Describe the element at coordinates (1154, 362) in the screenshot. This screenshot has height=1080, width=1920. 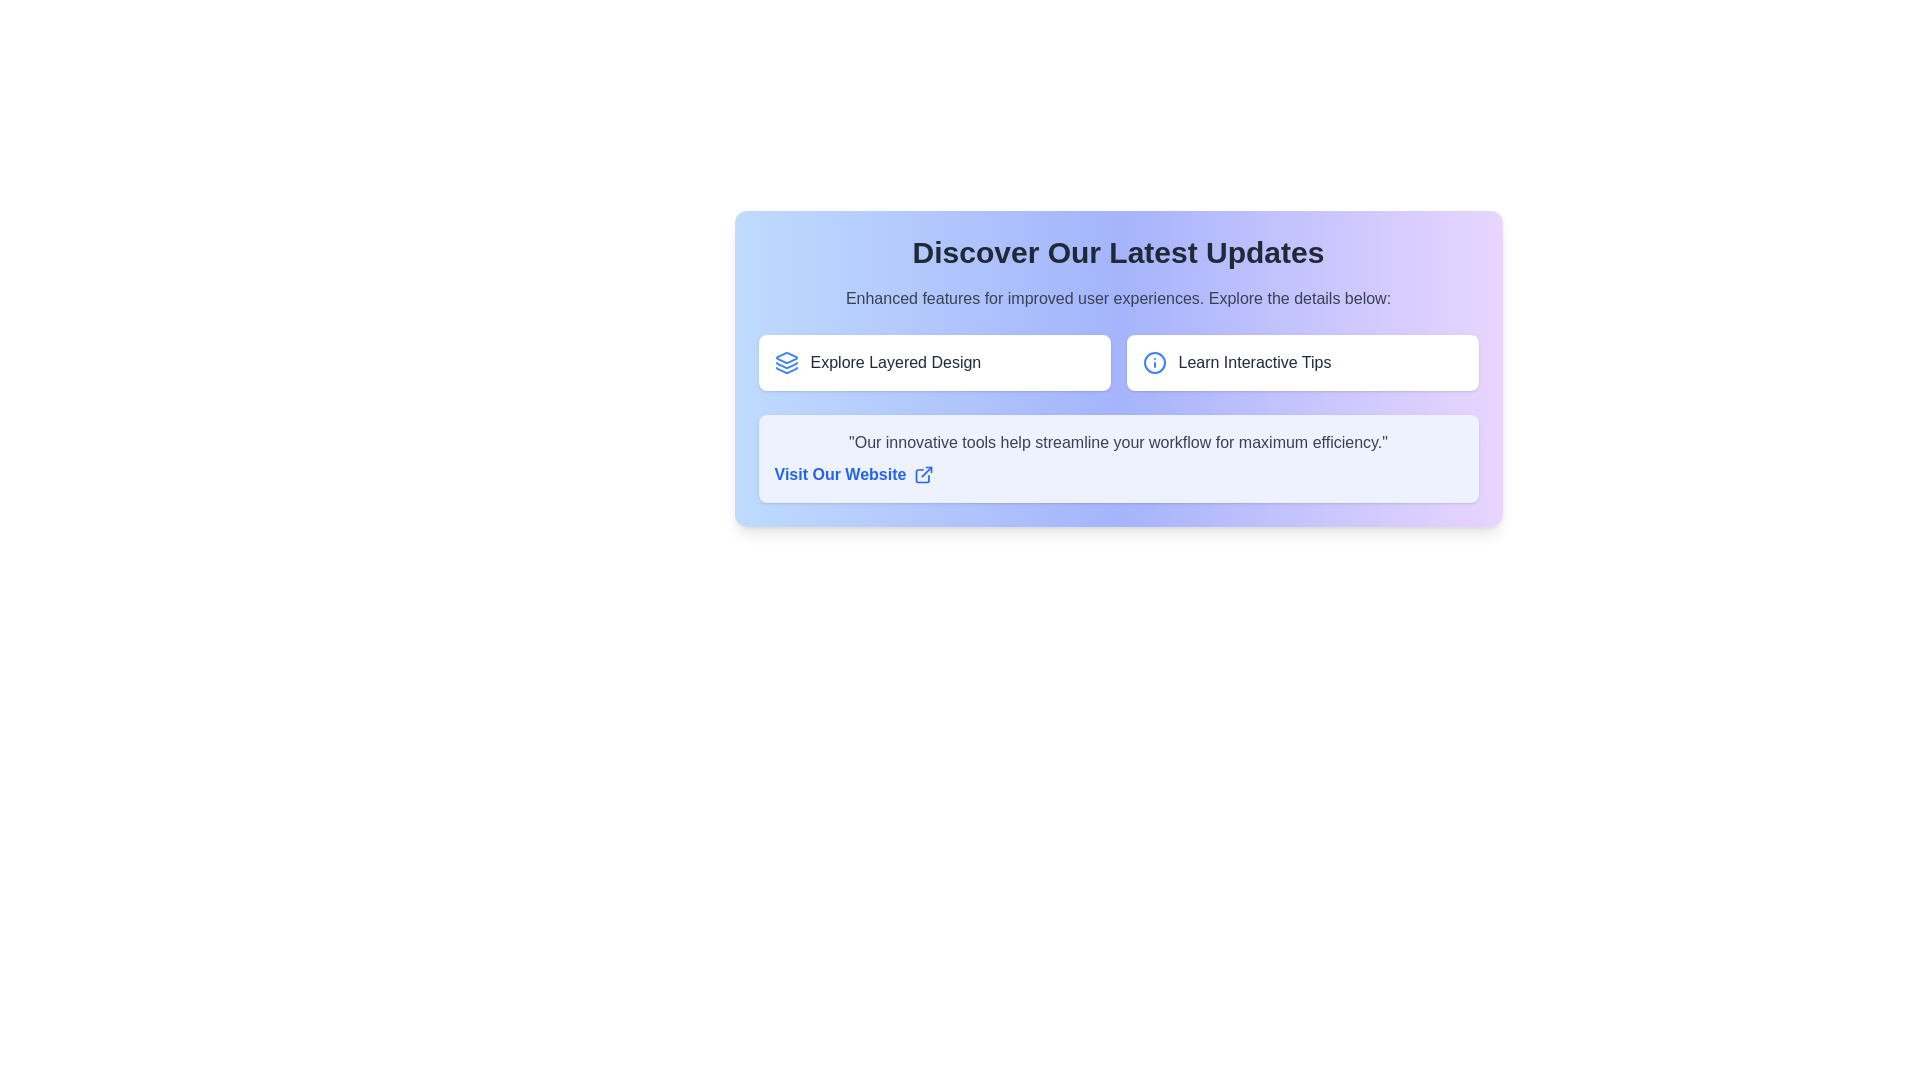
I see `the SVG-based icon located to the left of the text in the 'Learn Interactive Tips' button, which is the second button from the top in a horizontal group of interactive buttons` at that location.